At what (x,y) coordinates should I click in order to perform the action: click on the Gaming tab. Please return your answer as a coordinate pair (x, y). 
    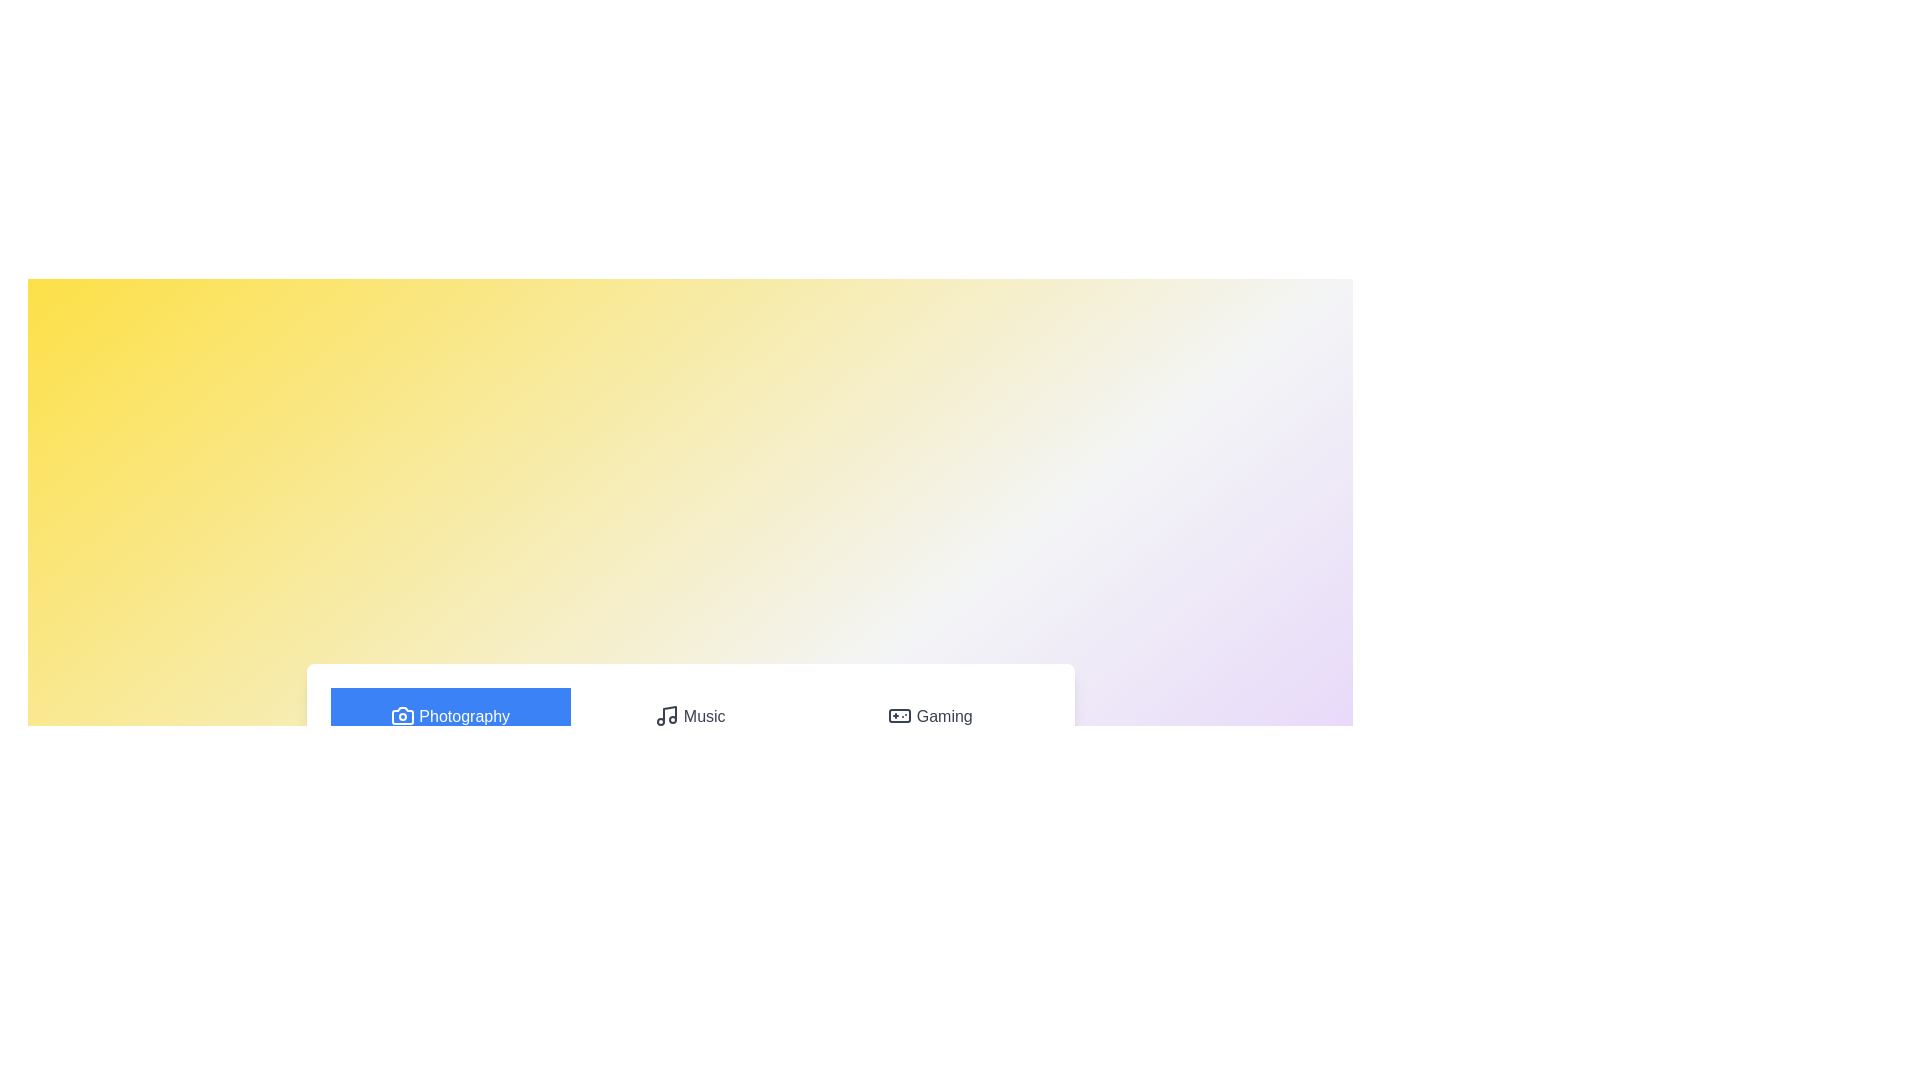
    Looking at the image, I should click on (929, 716).